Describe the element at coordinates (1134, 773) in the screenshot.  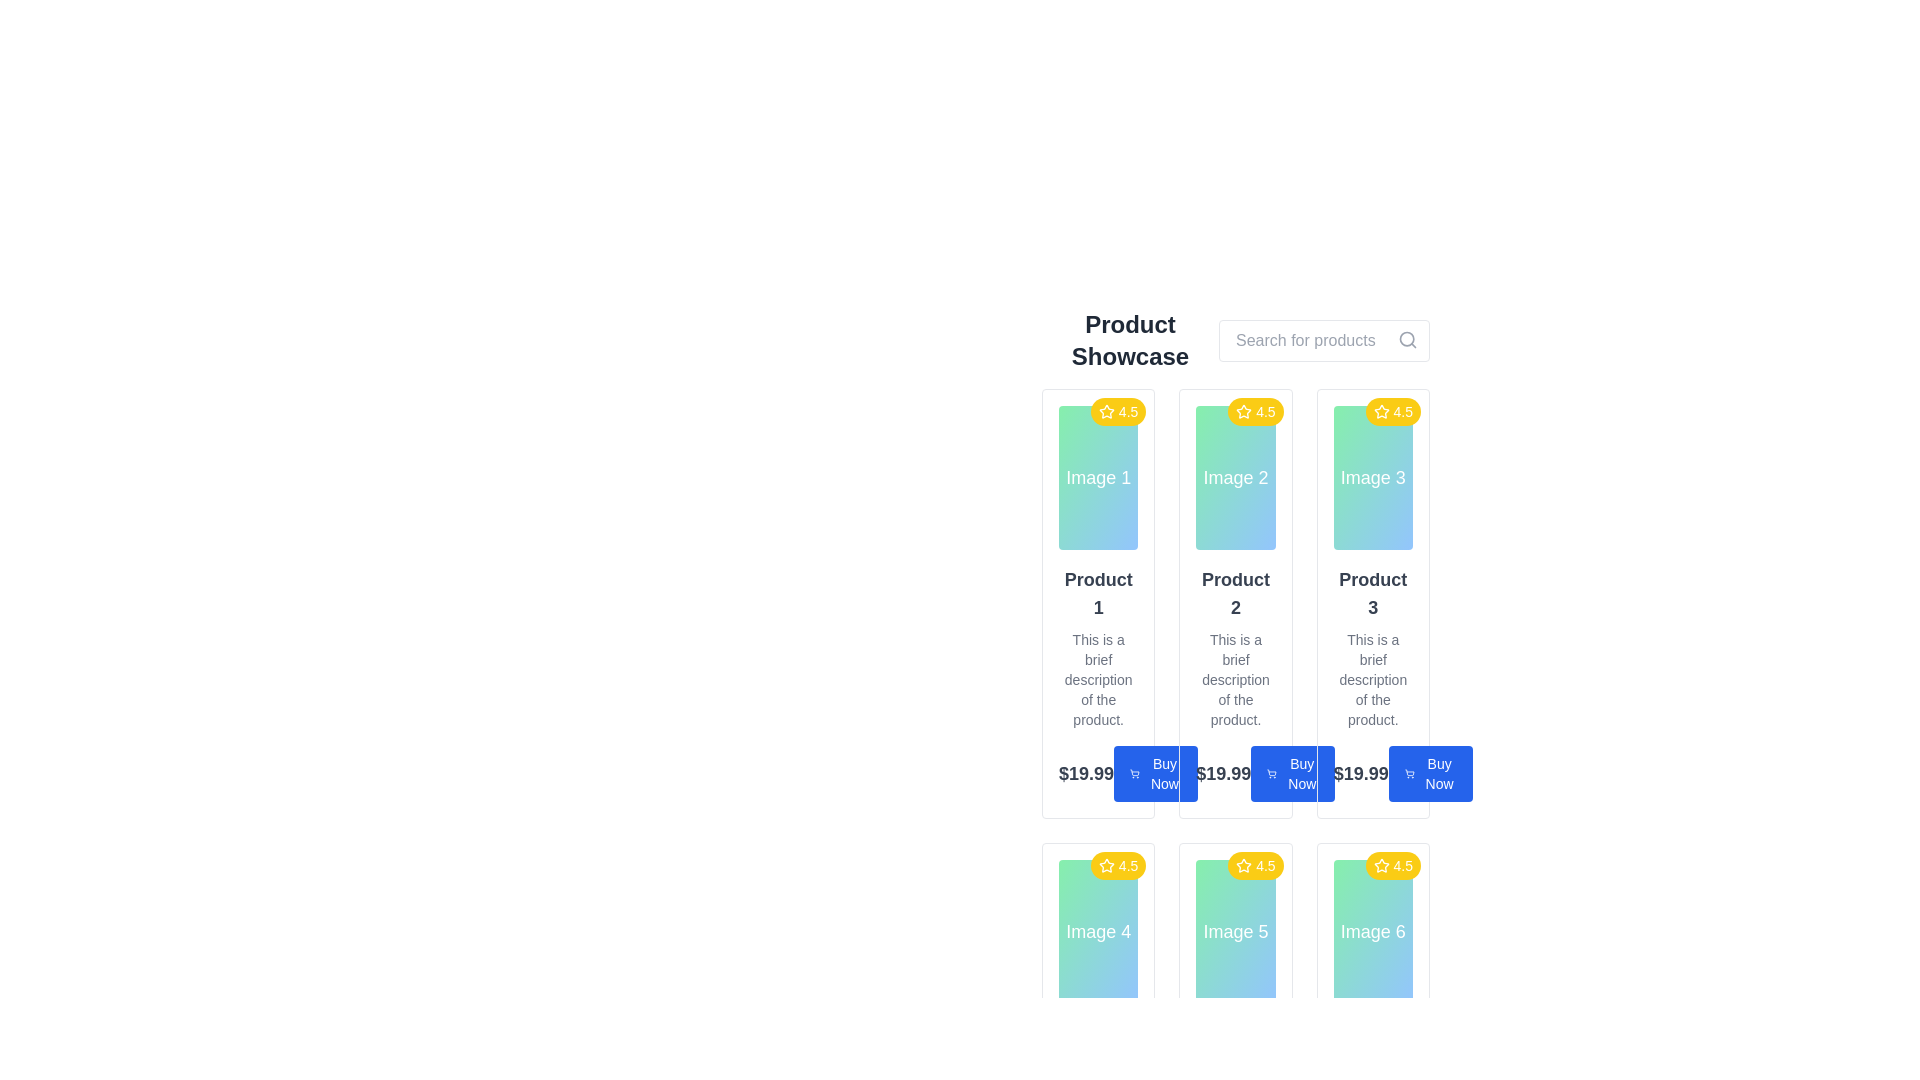
I see `the shopping cart SVG icon located within the blue 'Buy Now' button, which is positioned below the product card's price section` at that location.